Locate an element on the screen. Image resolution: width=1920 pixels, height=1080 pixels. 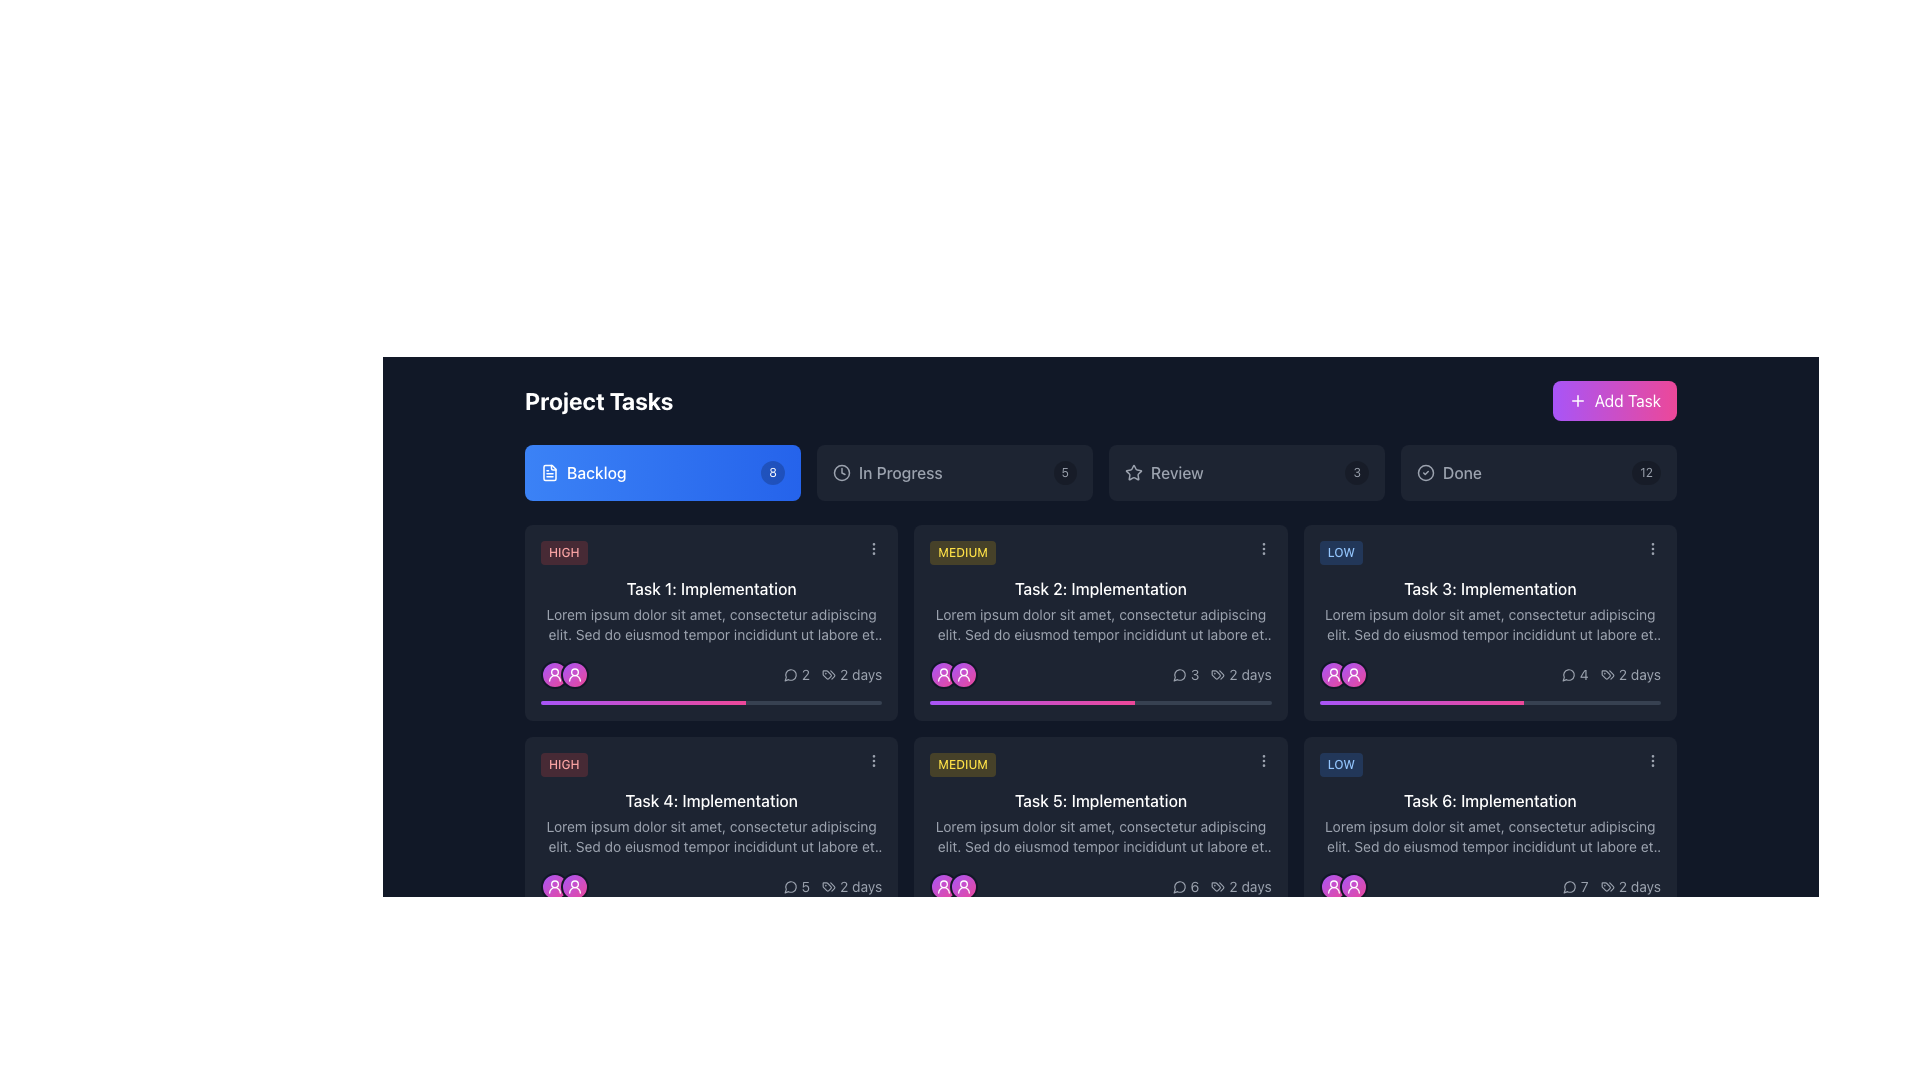
the text label displaying the count of comments or messages associated with 'Task 2: Implementation', which shows '3' and is located in the bottom right corner of the task card is located at coordinates (1195, 675).